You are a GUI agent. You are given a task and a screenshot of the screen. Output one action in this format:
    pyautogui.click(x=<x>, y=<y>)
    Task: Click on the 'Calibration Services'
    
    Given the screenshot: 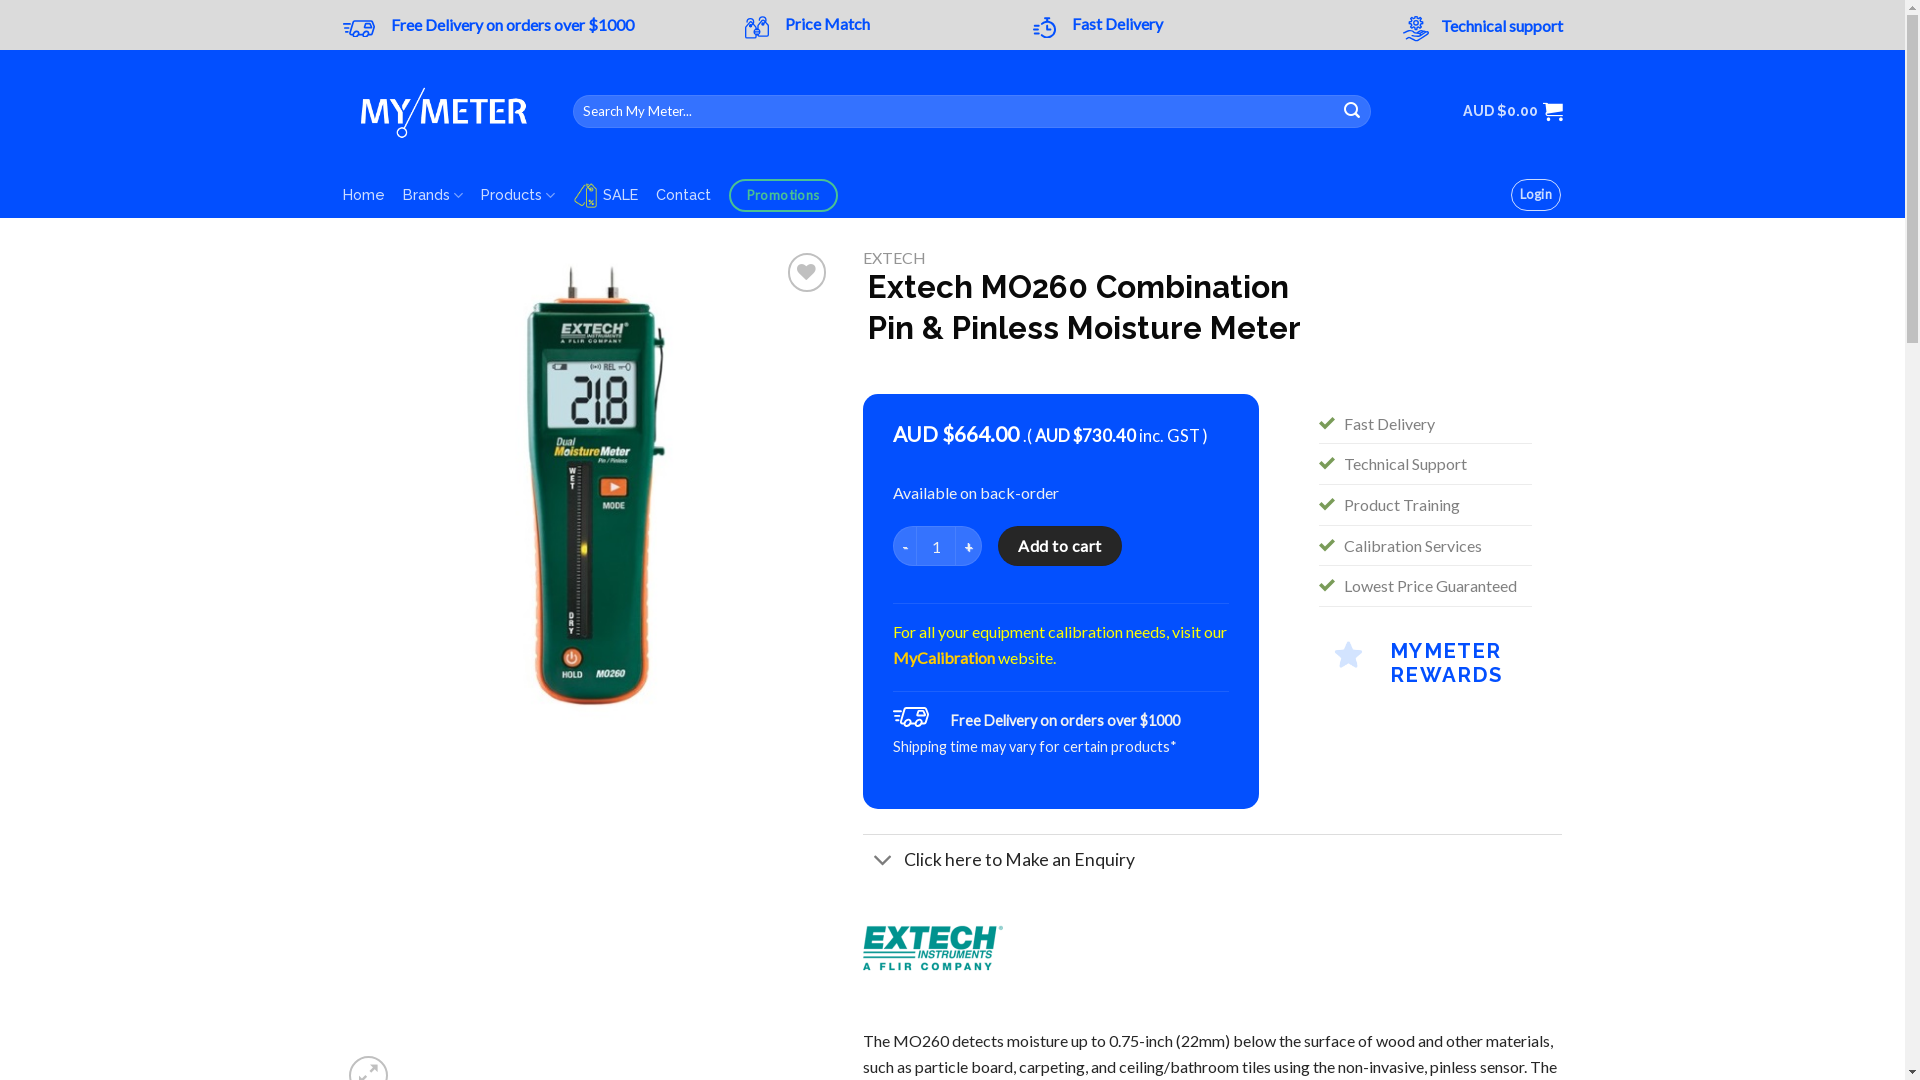 What is the action you would take?
    pyautogui.click(x=1411, y=545)
    